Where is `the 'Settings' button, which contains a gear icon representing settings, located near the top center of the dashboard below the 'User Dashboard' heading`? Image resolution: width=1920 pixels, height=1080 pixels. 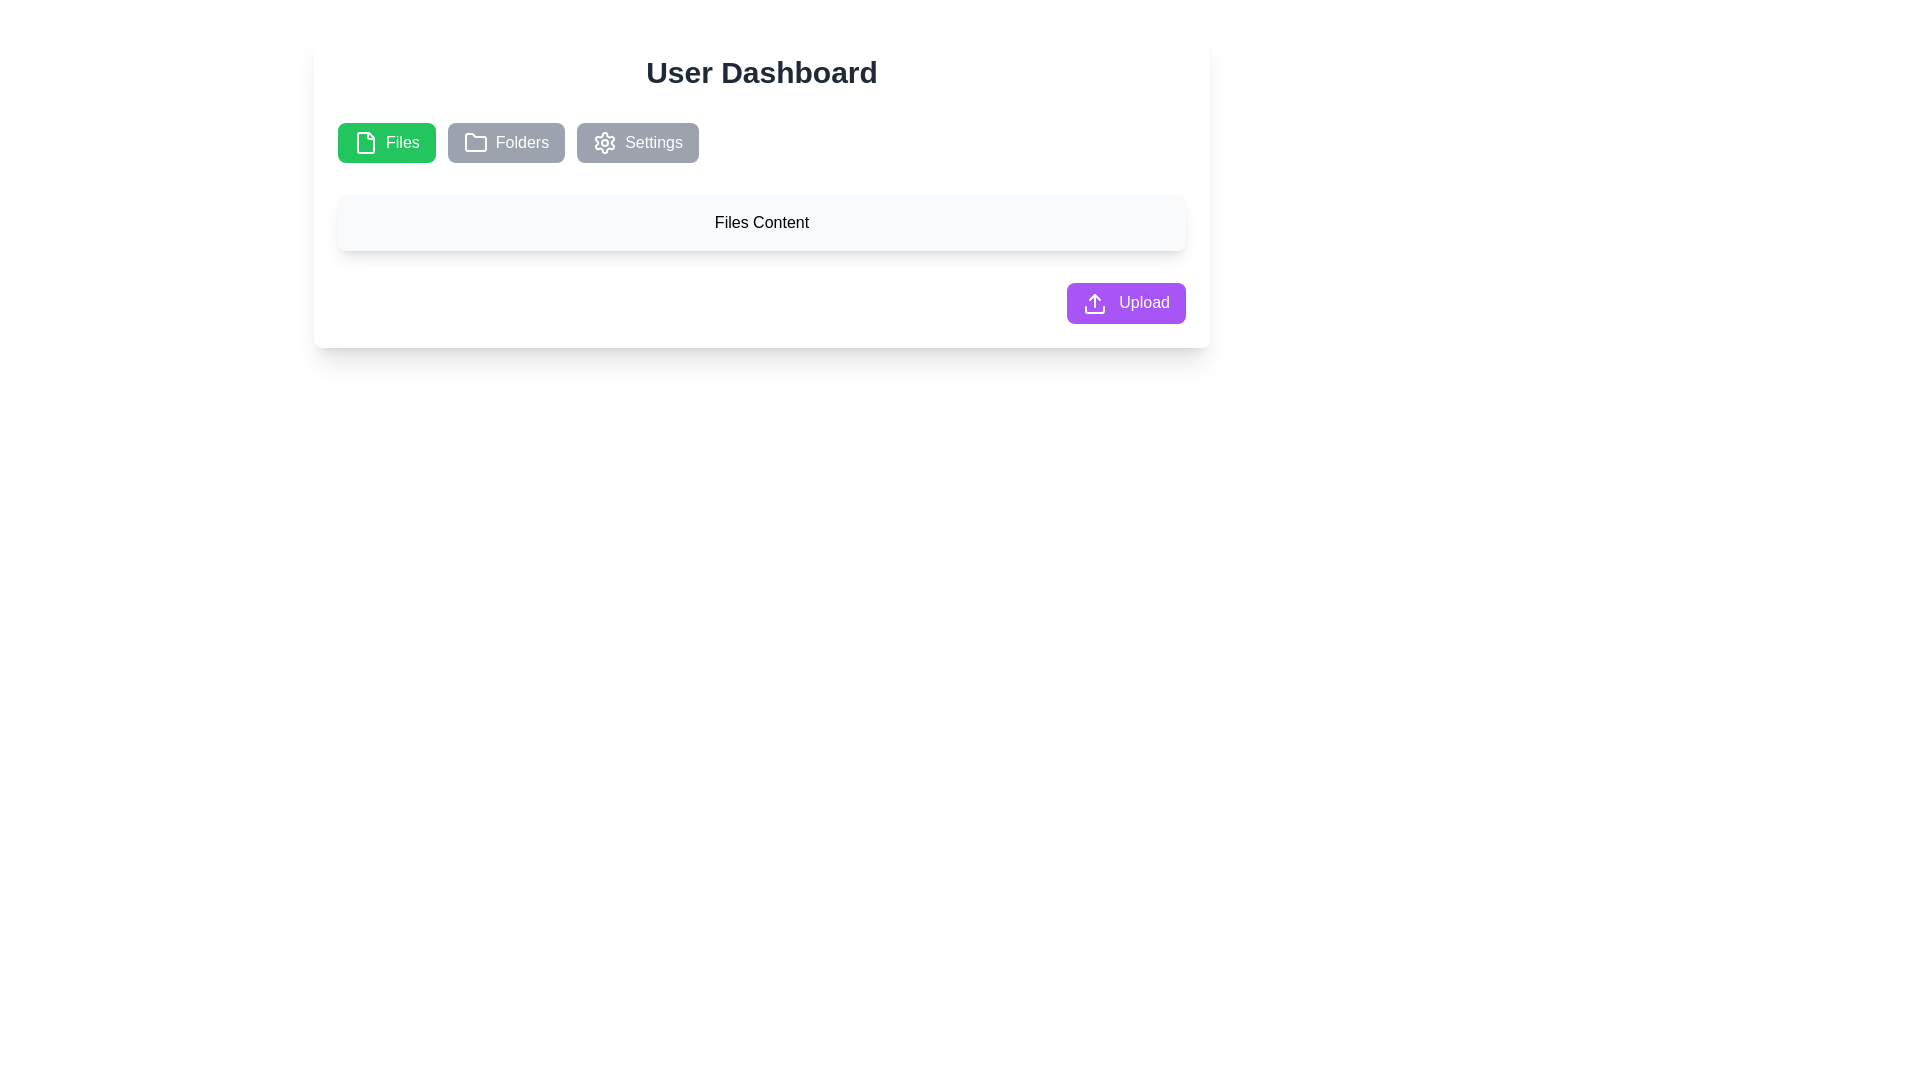 the 'Settings' button, which contains a gear icon representing settings, located near the top center of the dashboard below the 'User Dashboard' heading is located at coordinates (604, 141).